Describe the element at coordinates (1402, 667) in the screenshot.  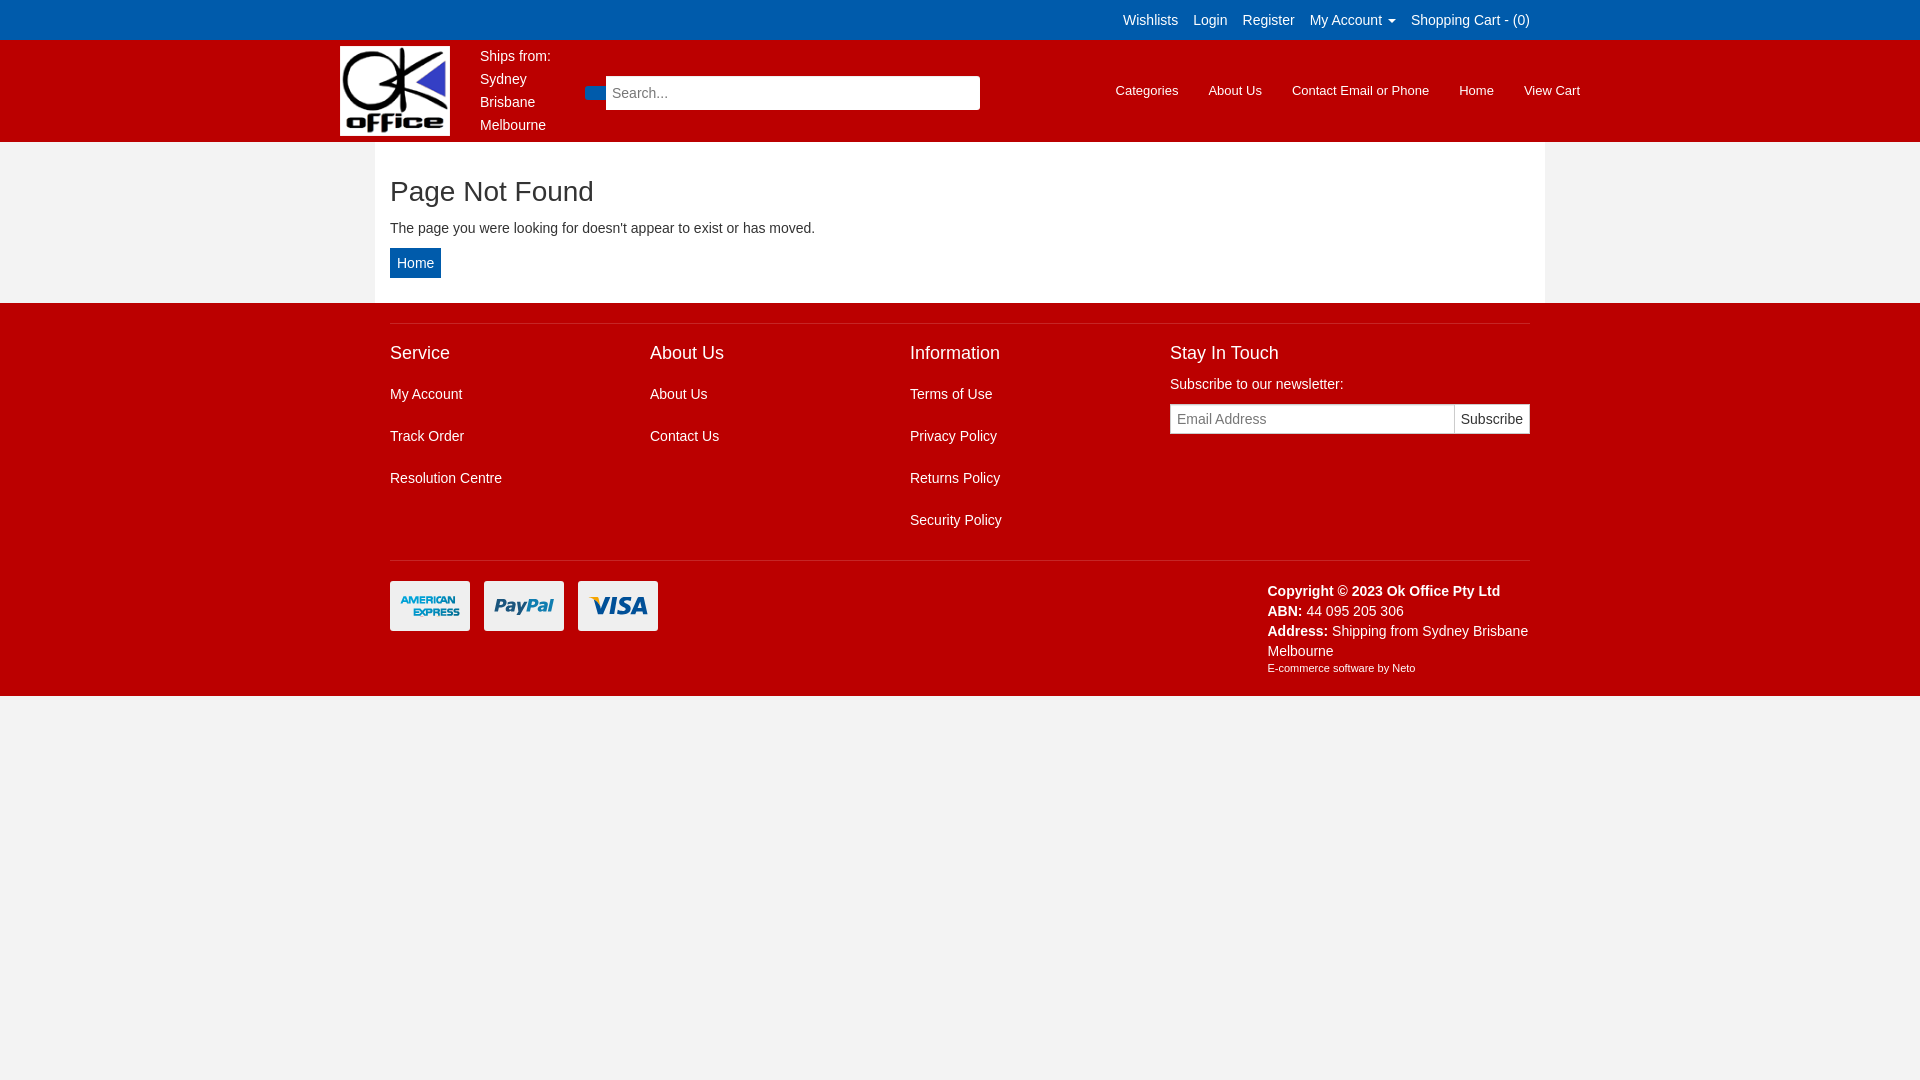
I see `'Neto'` at that location.